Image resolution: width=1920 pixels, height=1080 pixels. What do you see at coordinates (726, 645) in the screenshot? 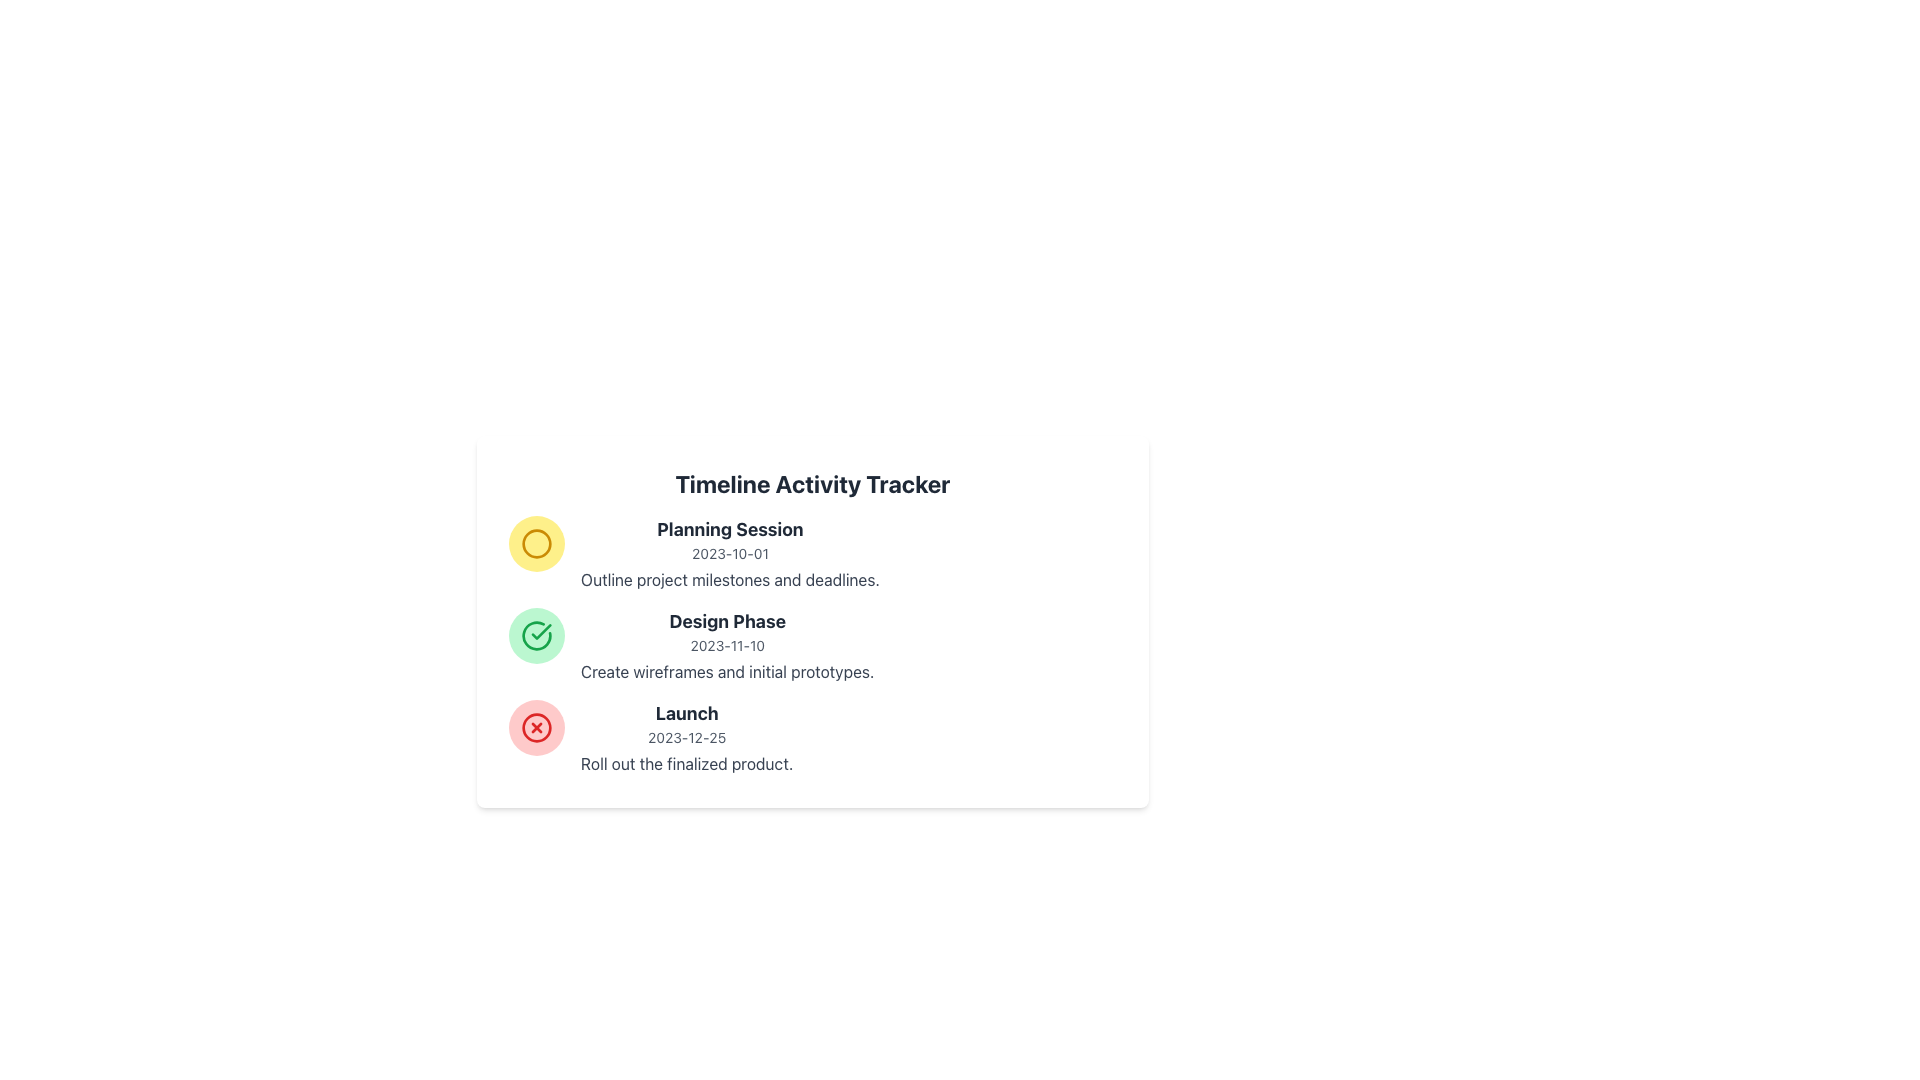
I see `the text label displaying '2023-11-10' which is located below the title 'Design Phase' and above the description 'Create wireframes and initial prototypes.'` at bounding box center [726, 645].